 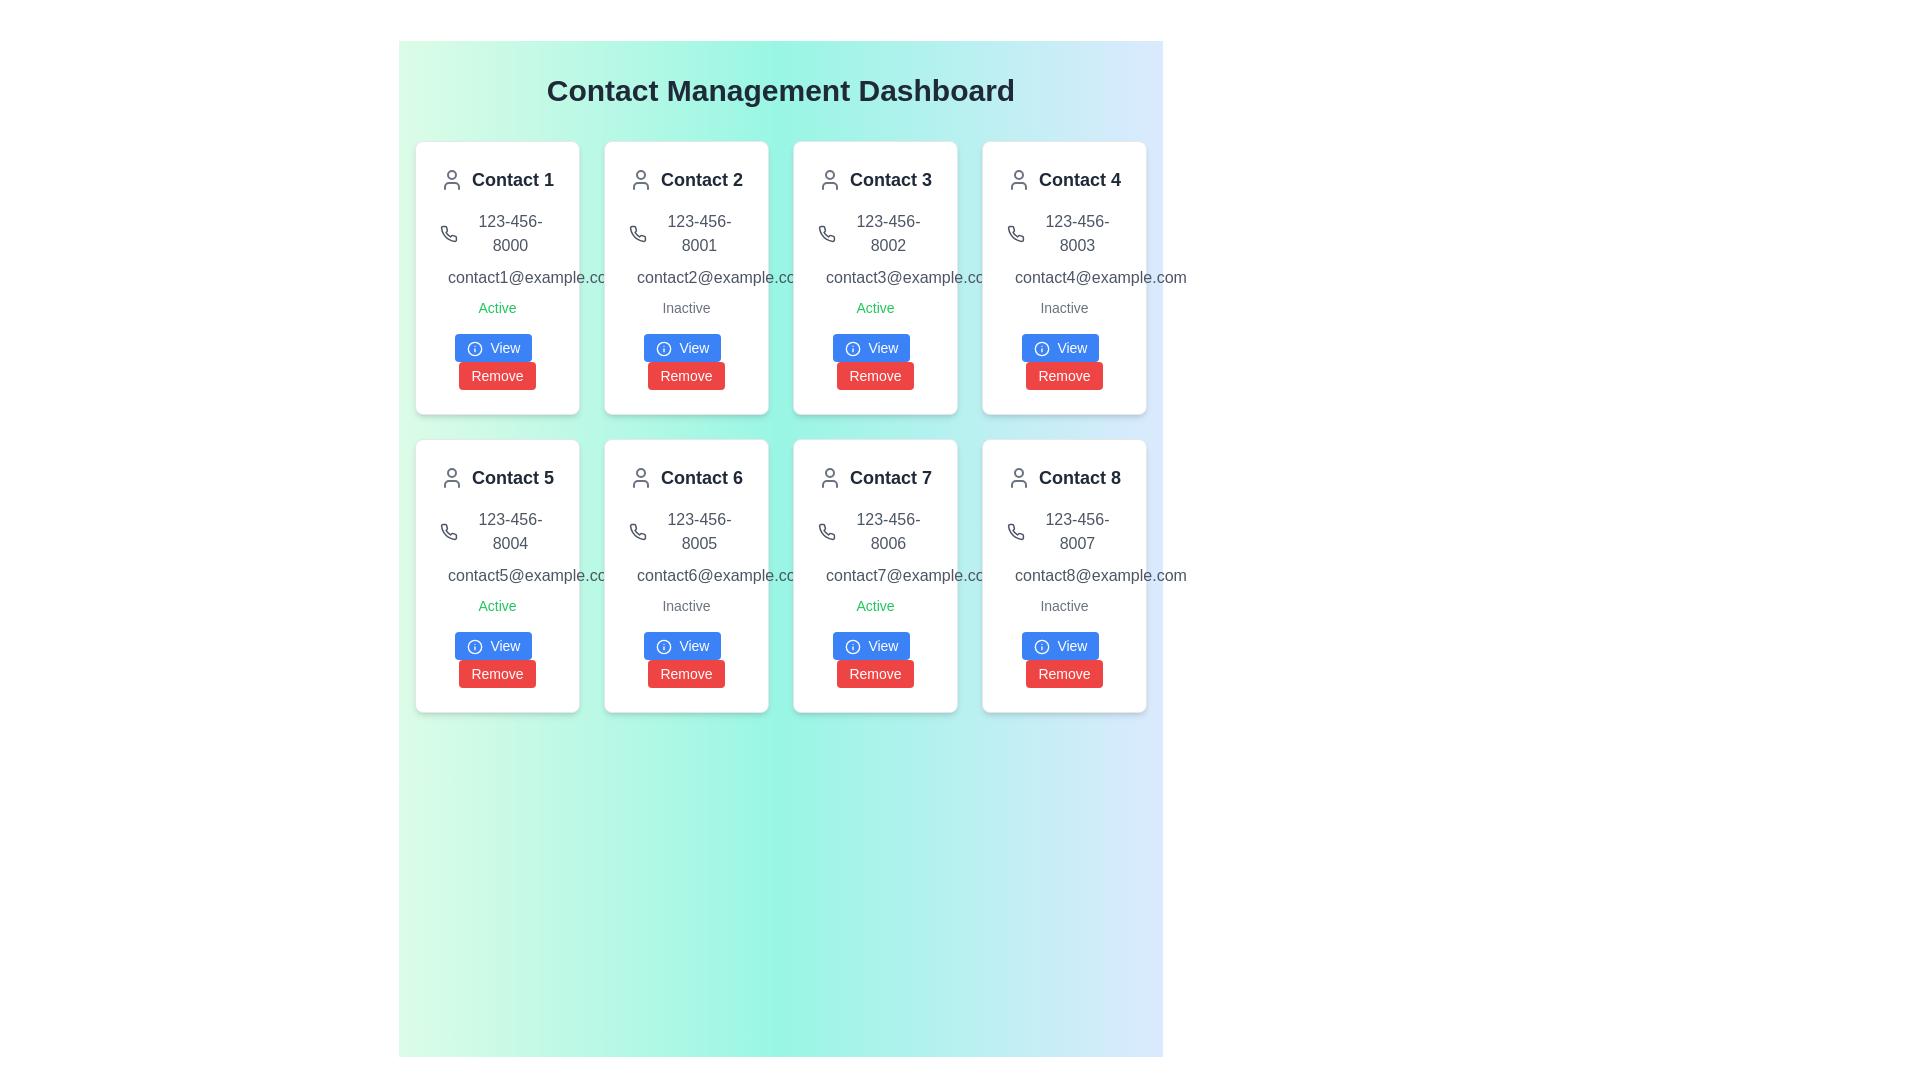 I want to click on the text display element that shows the email address 'contact7@example.com' located within the 'Contact 7' card in the bottom row, third column, so click(x=875, y=575).